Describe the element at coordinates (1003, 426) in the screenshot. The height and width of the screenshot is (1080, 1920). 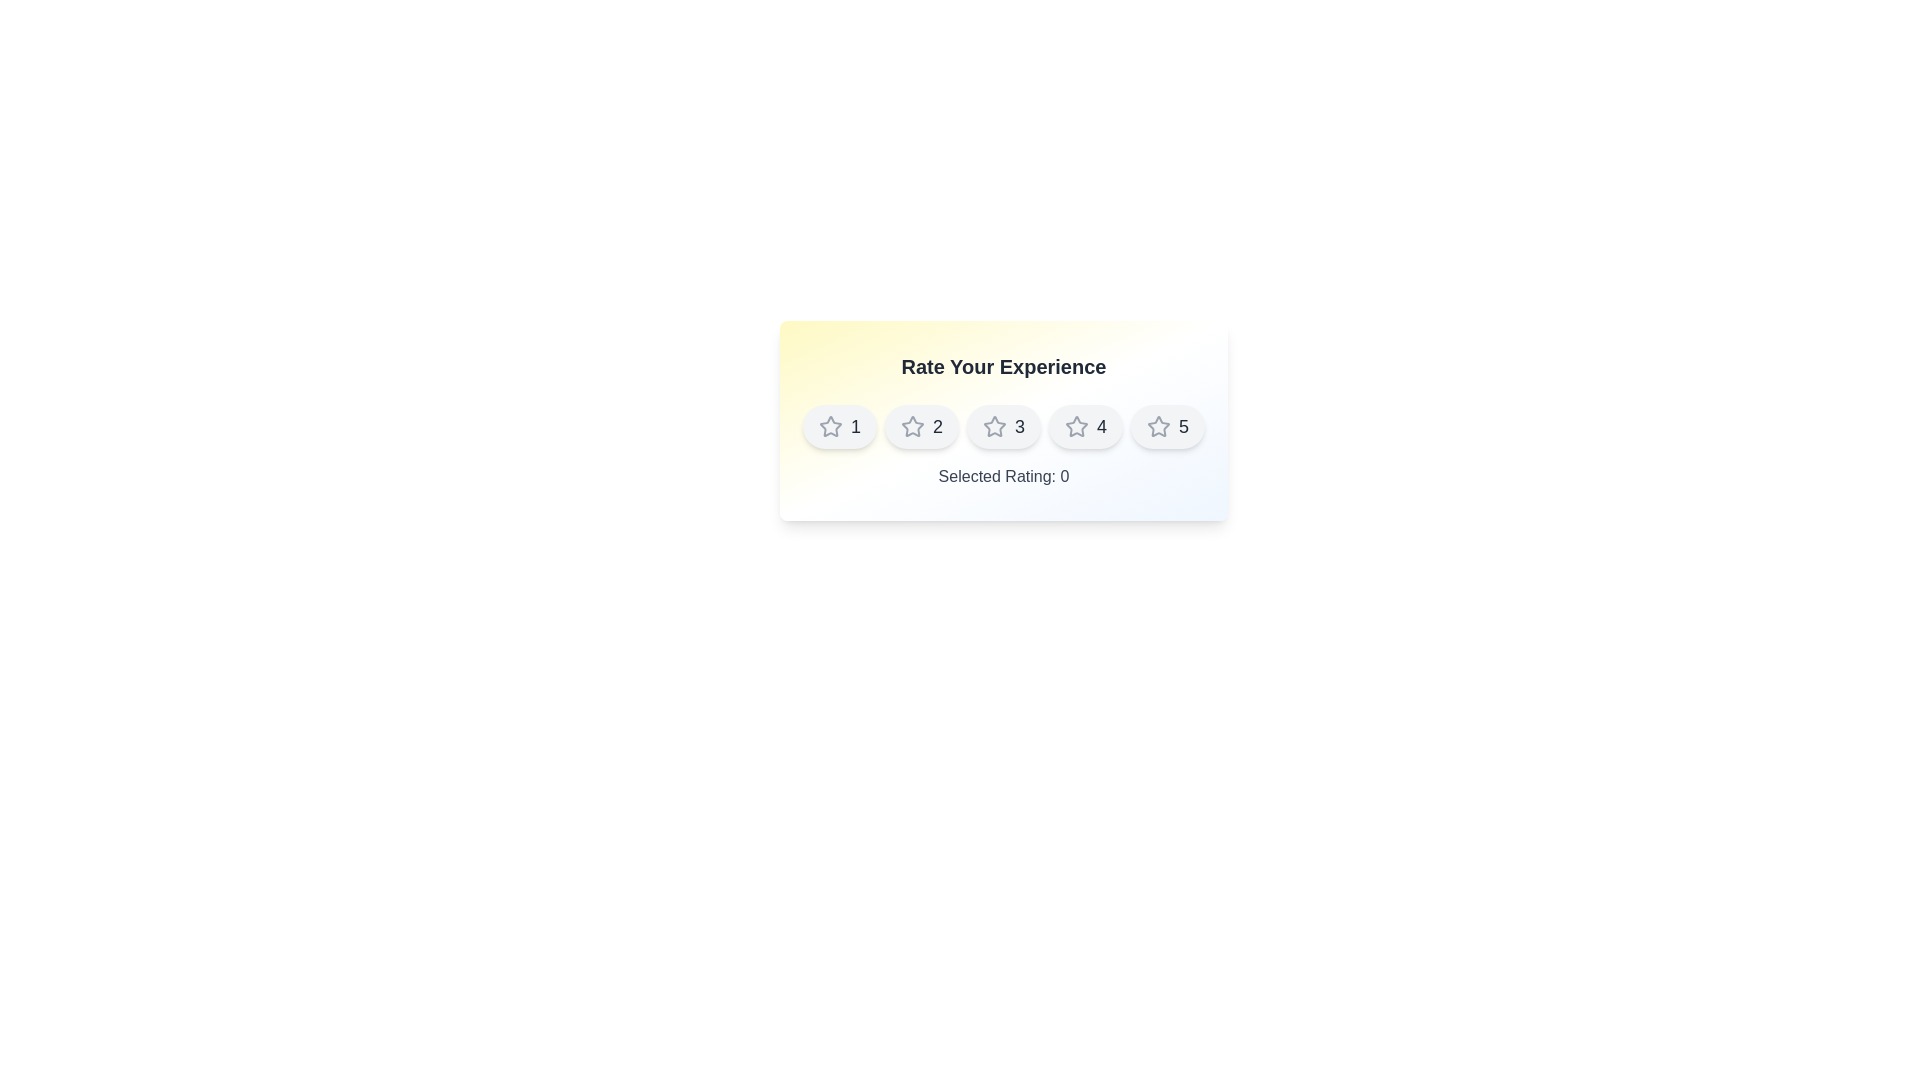
I see `the star corresponding to the rating value 3` at that location.